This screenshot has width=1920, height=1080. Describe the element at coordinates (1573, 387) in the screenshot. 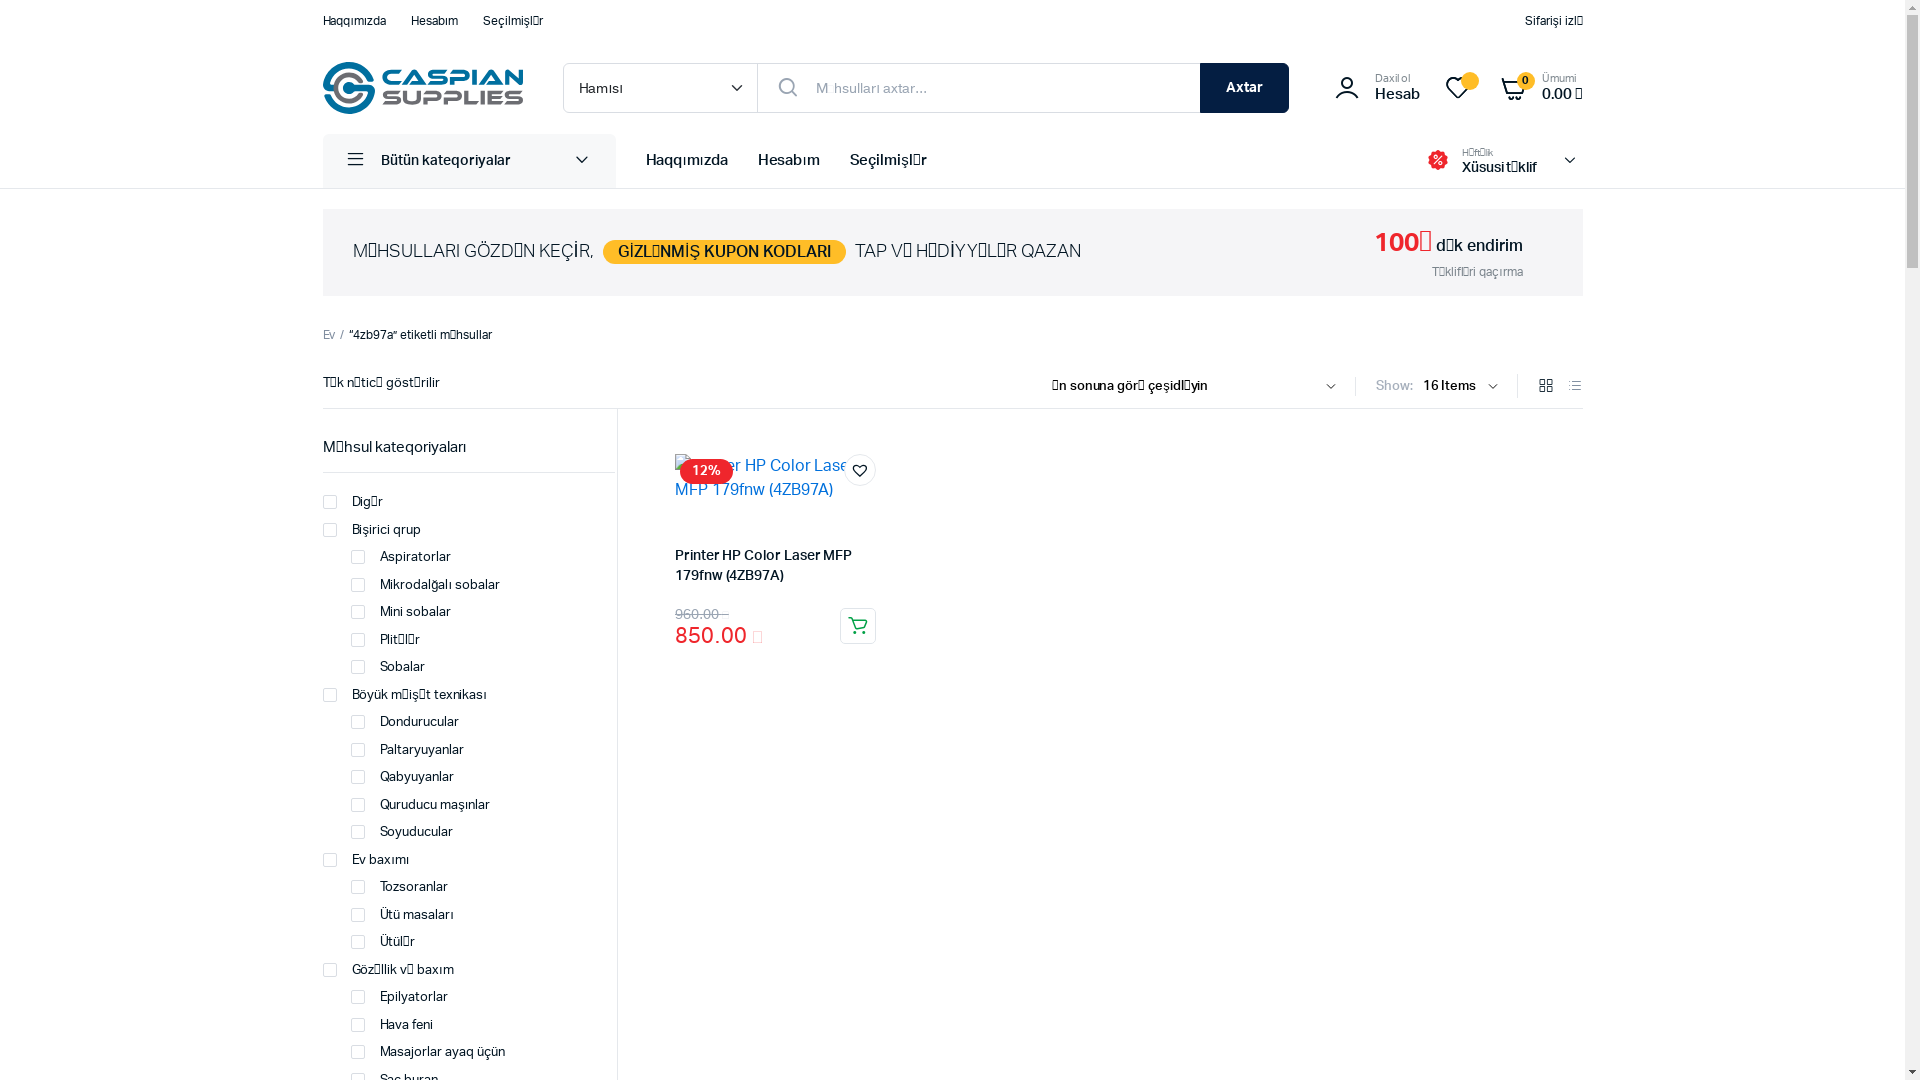

I see `'List Products'` at that location.